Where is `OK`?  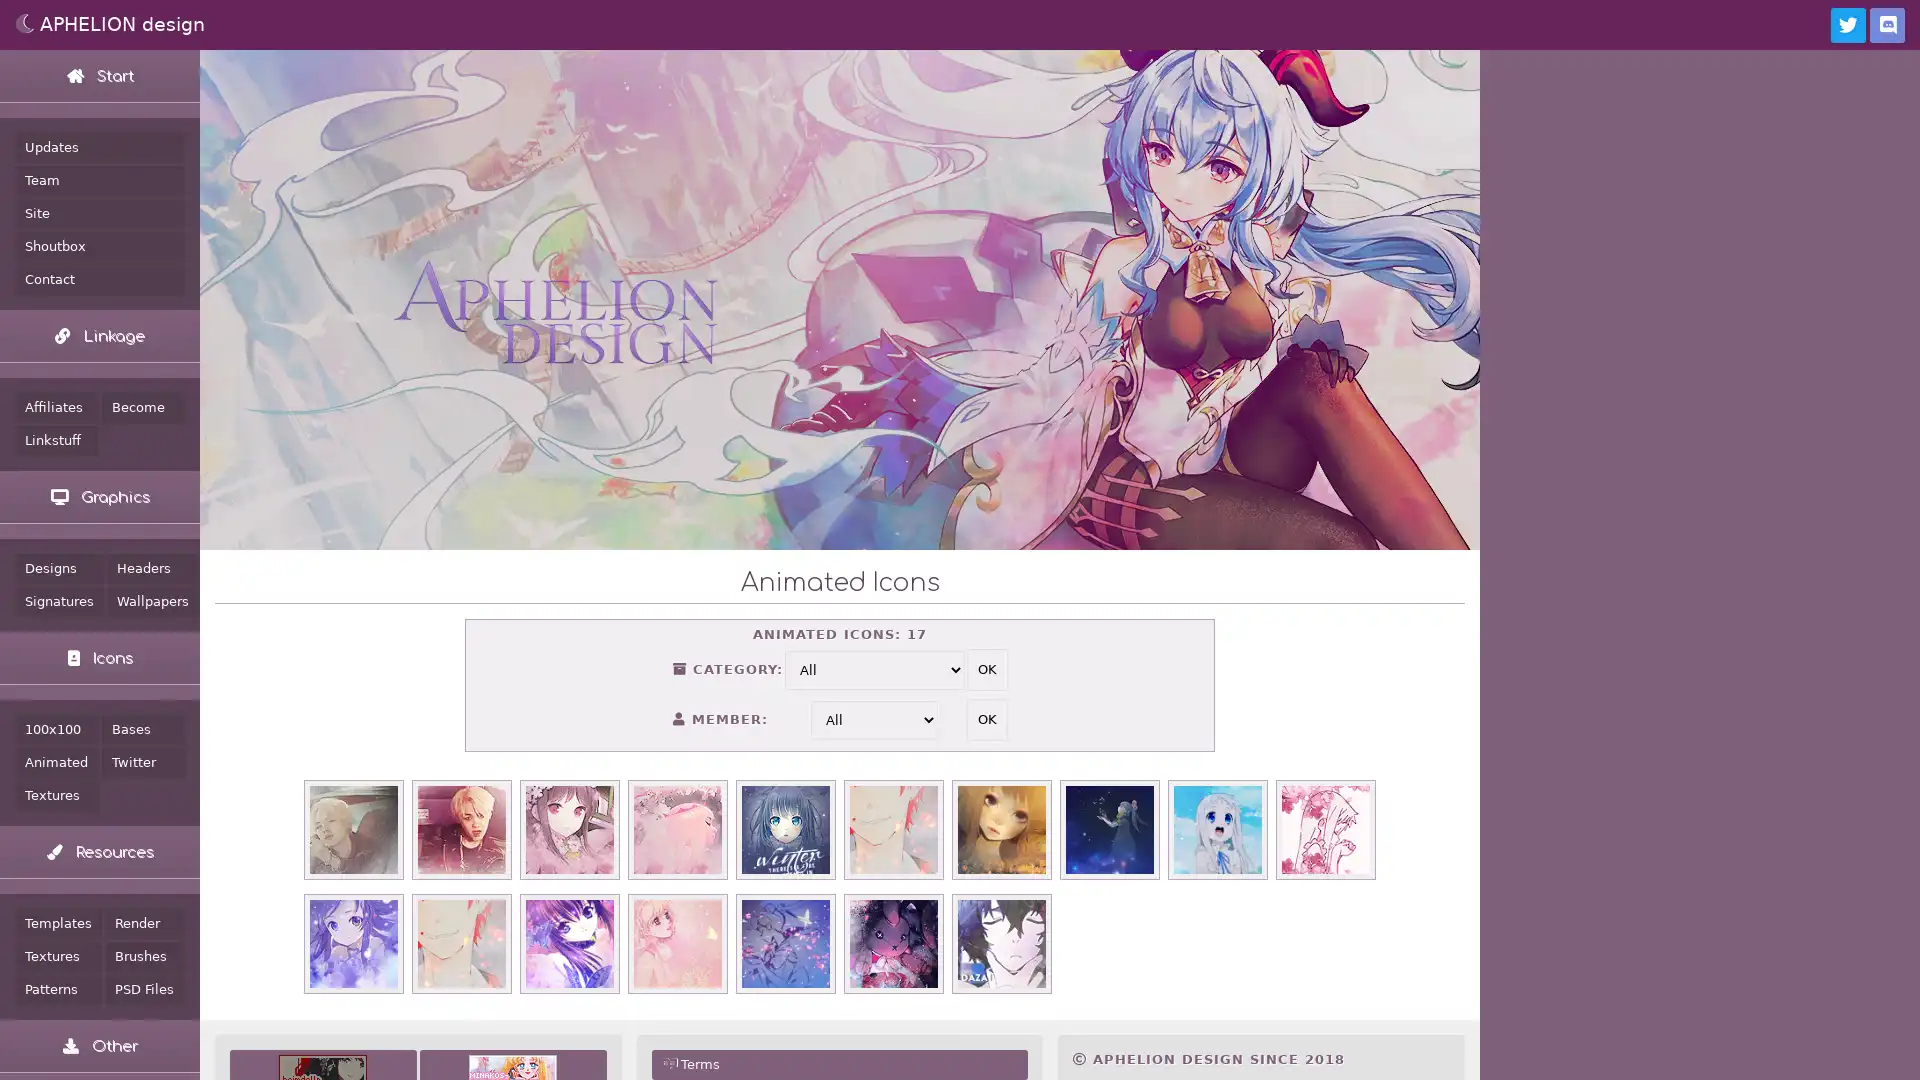
OK is located at coordinates (986, 720).